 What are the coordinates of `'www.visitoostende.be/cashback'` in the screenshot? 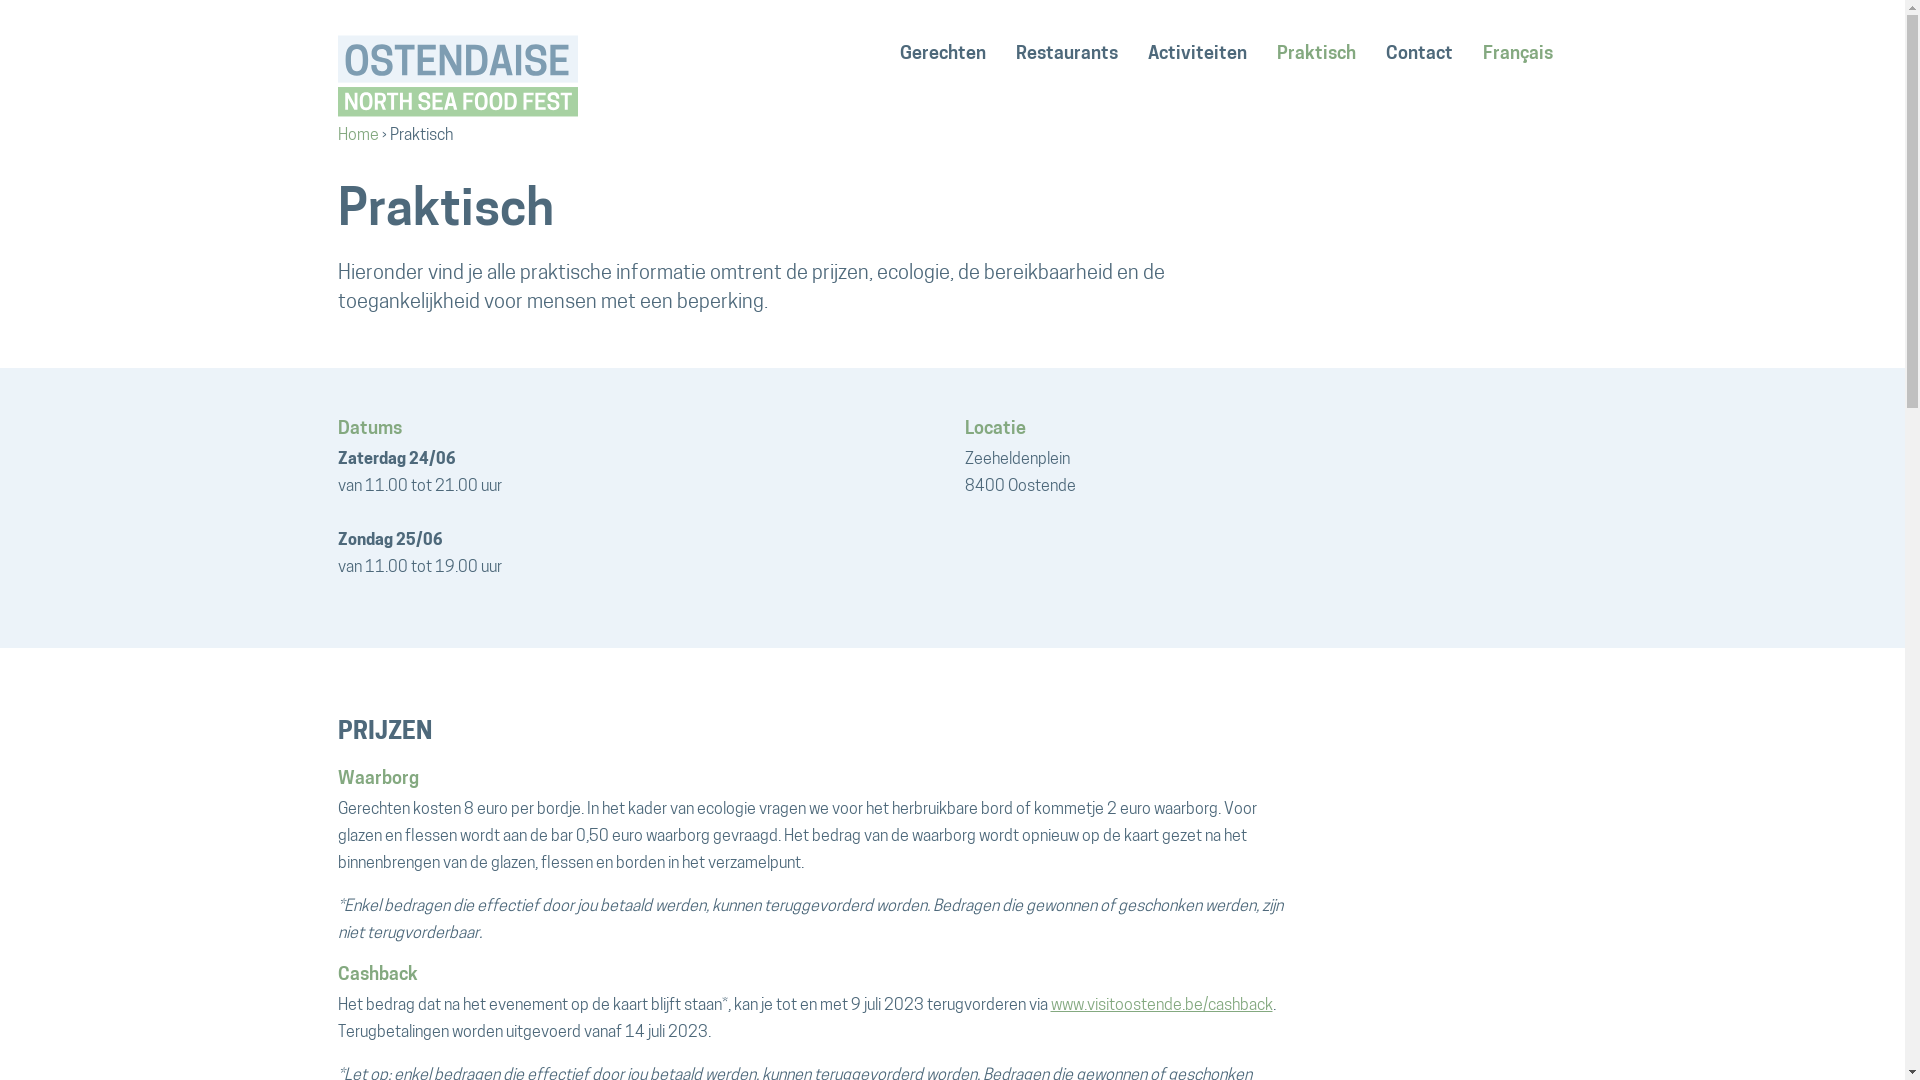 It's located at (1161, 1006).